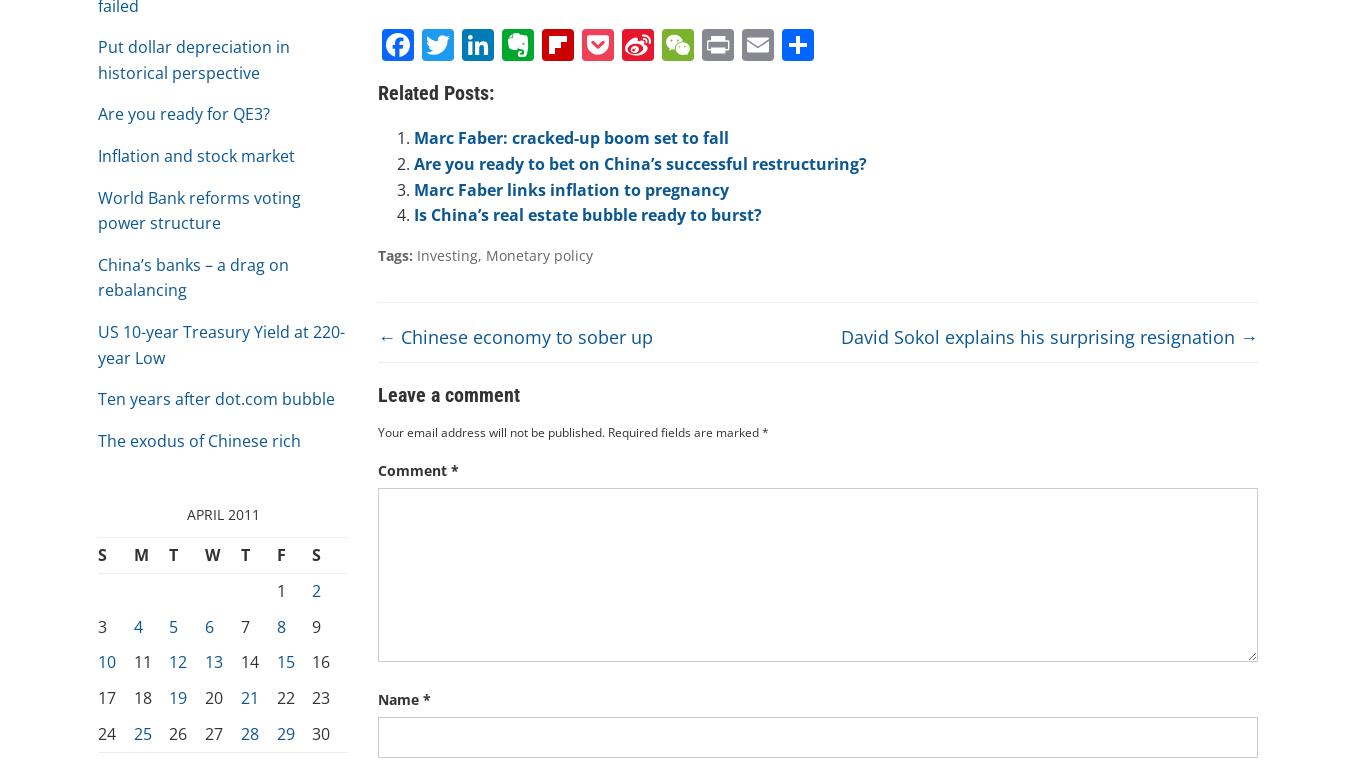 The width and height of the screenshot is (1366, 780). I want to click on 'Are you ready to bet on China’s successful restructuring?', so click(413, 163).